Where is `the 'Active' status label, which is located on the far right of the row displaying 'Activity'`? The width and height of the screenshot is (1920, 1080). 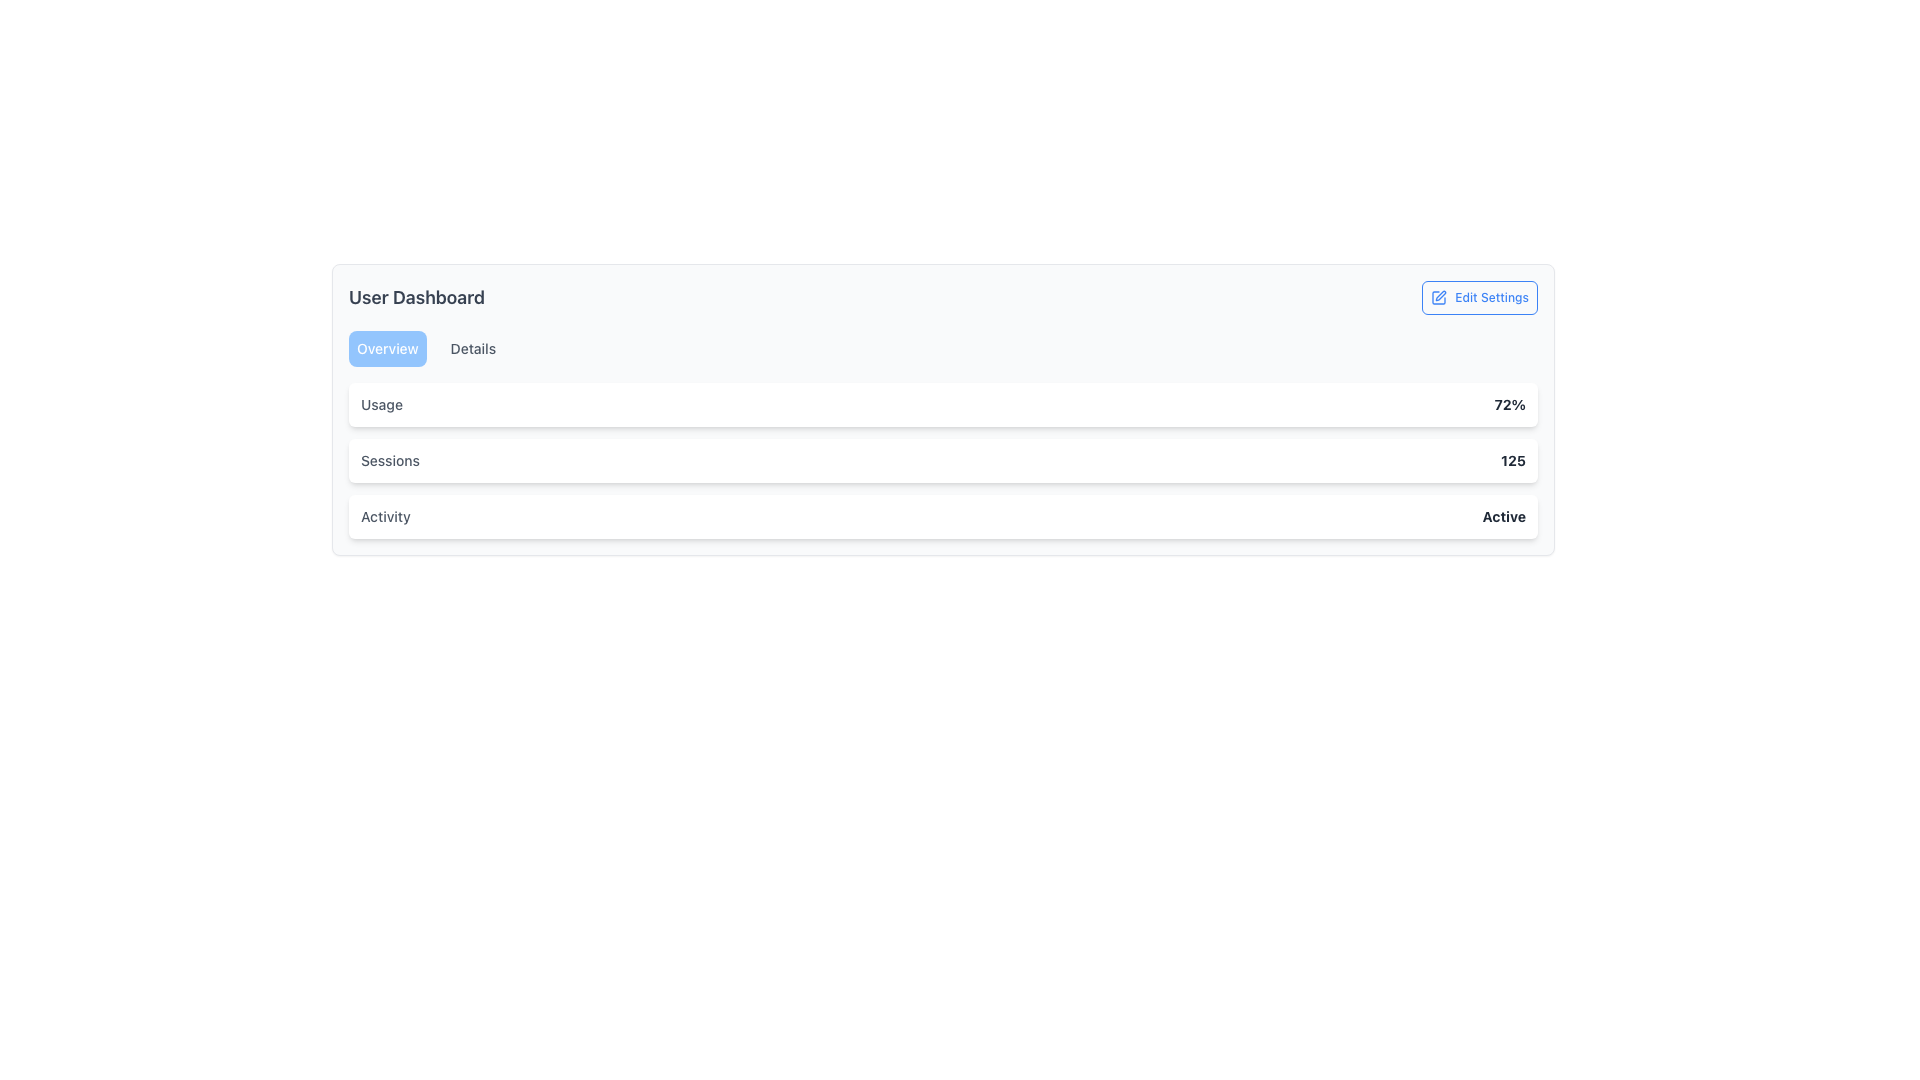
the 'Active' status label, which is located on the far right of the row displaying 'Activity' is located at coordinates (1504, 515).